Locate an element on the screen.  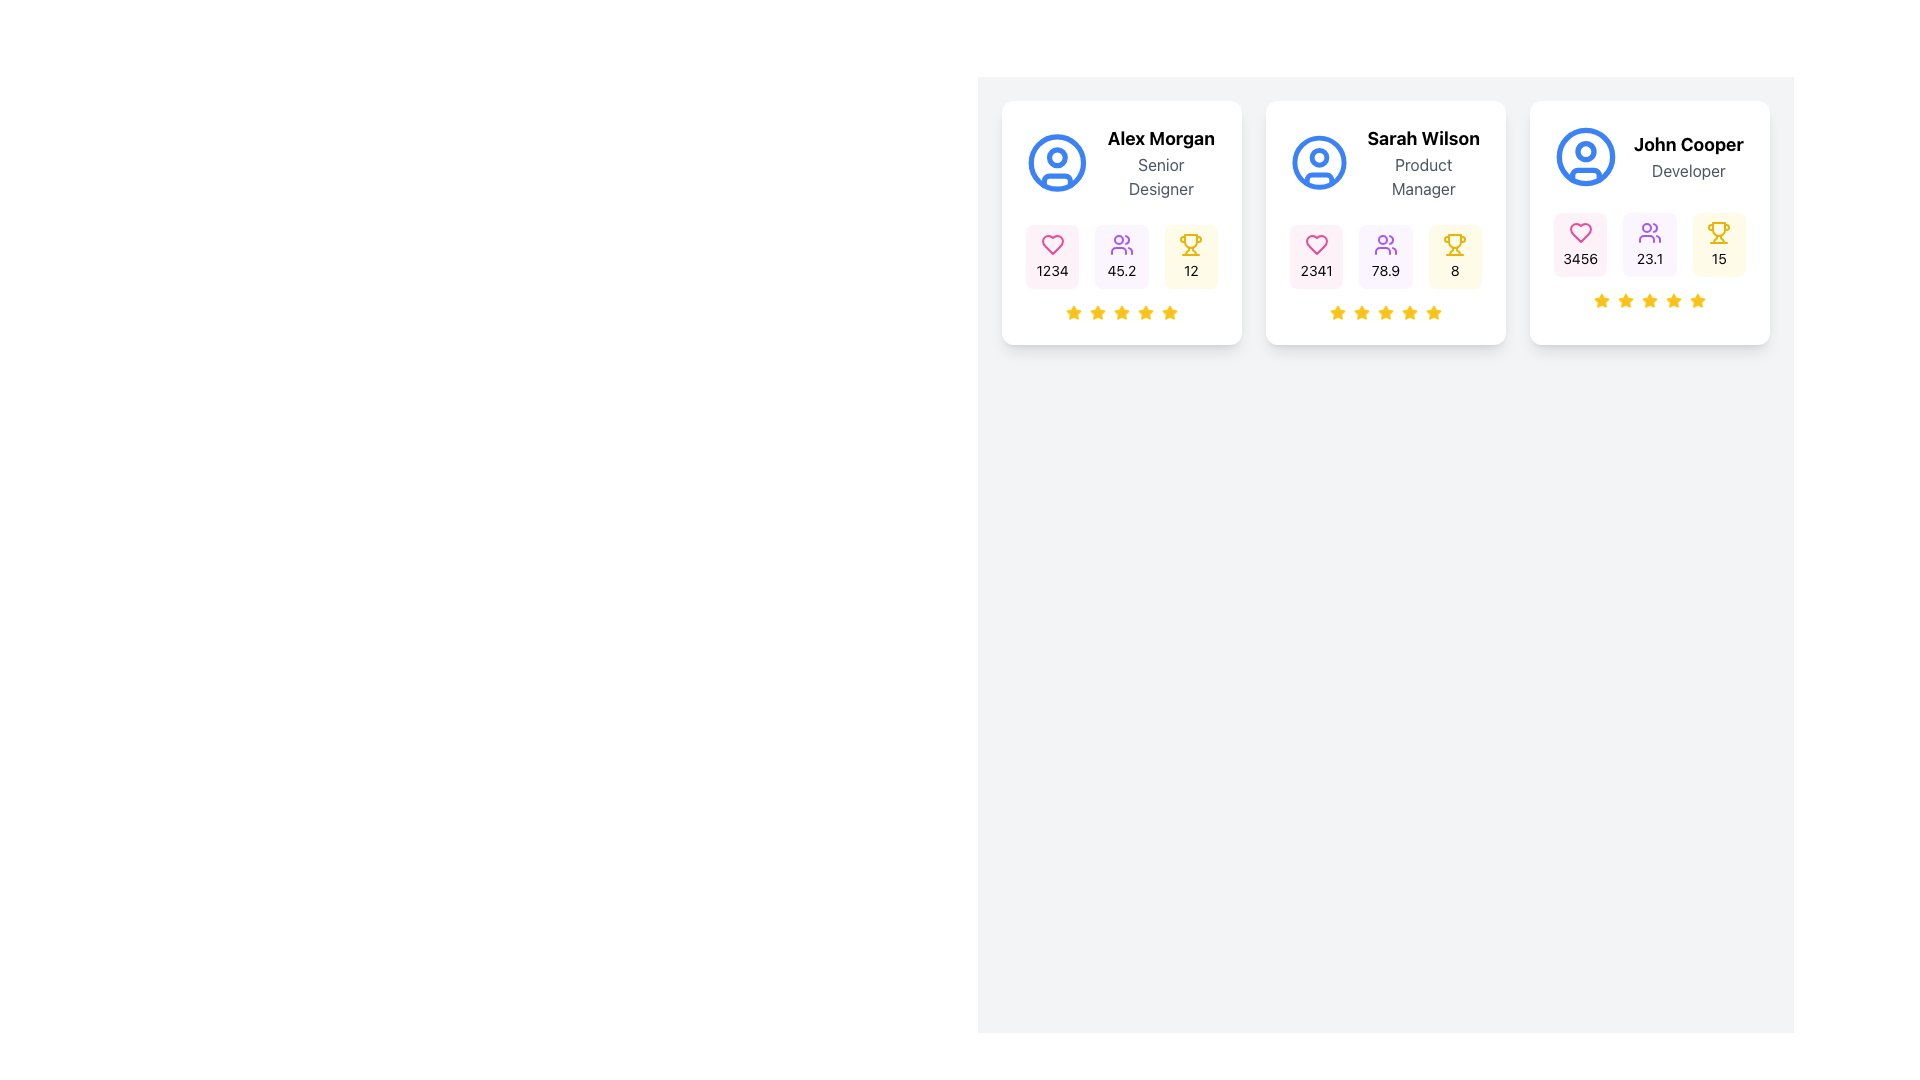
the yellow star-shaped rating icon located in the sixth position of the row of seven stars at the bottom of the profile card to rate it is located at coordinates (1432, 312).